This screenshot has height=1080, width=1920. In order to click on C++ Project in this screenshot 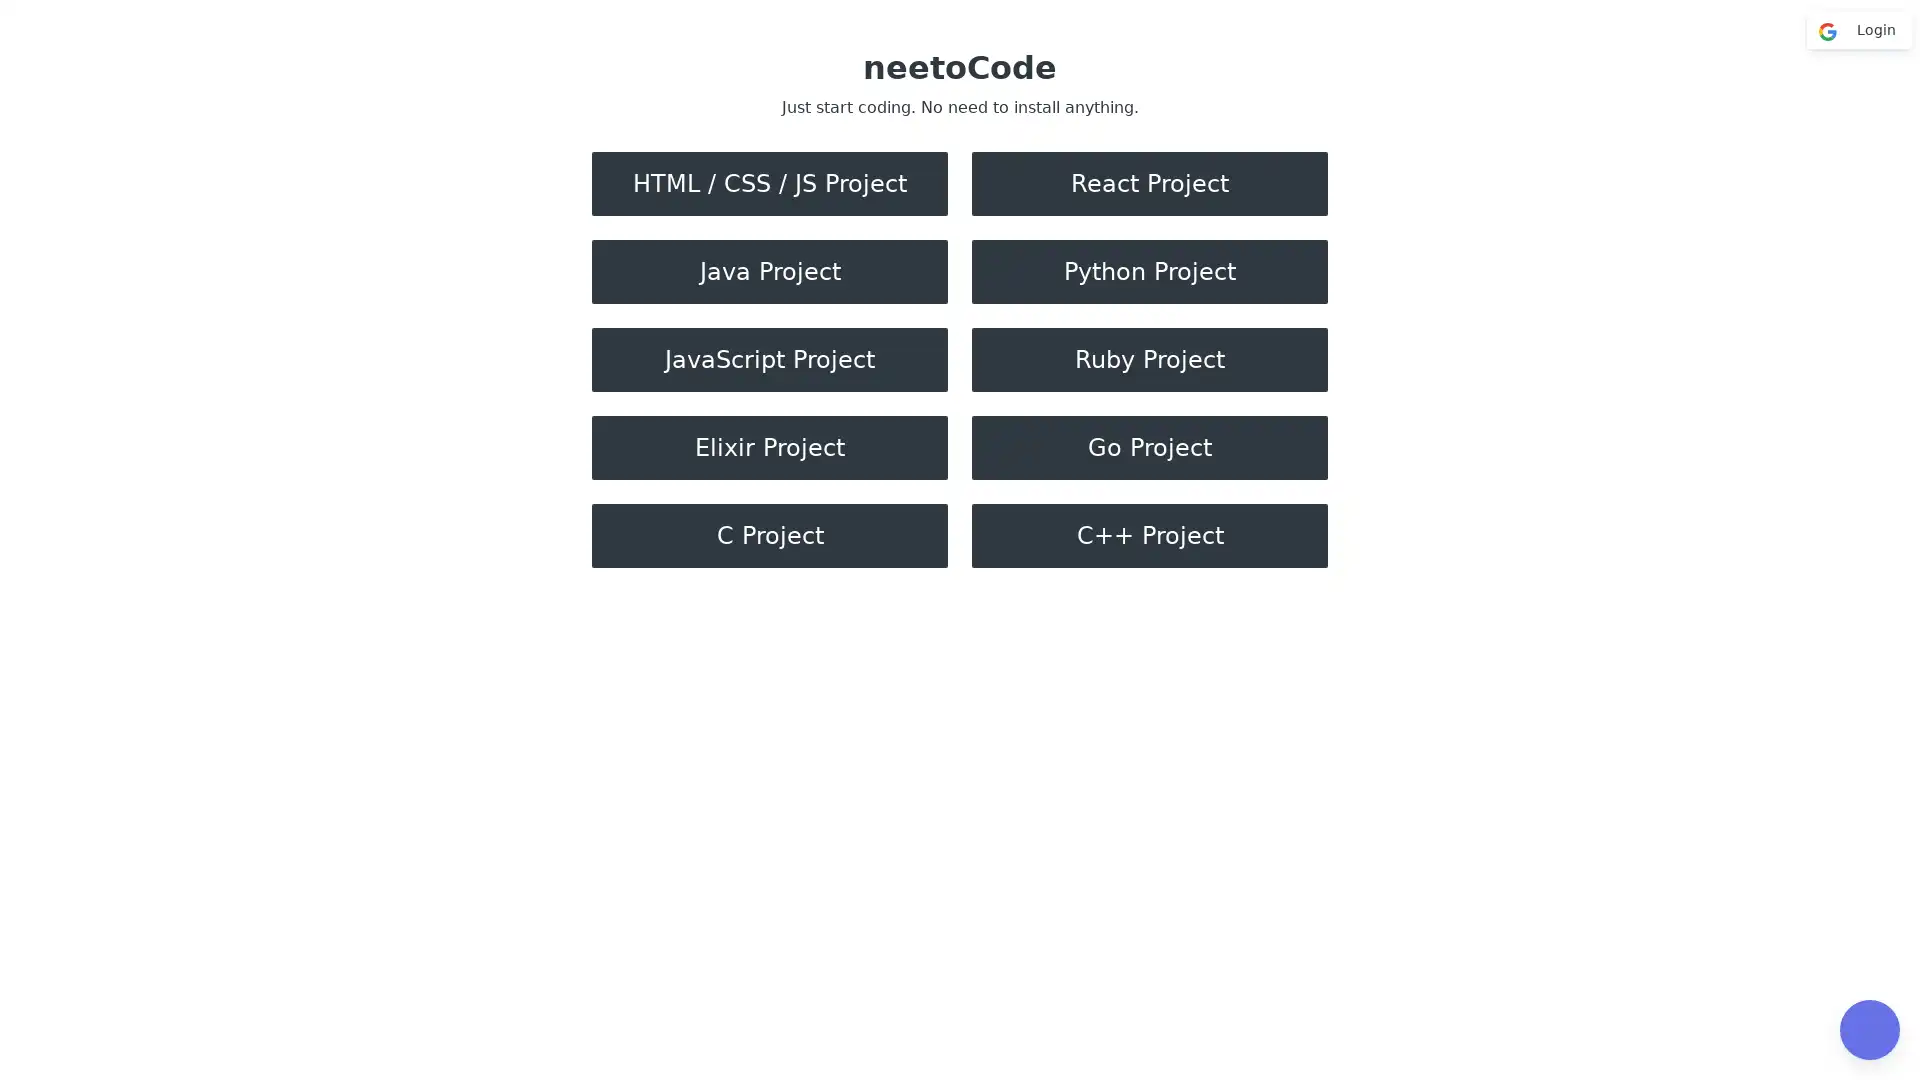, I will do `click(1150, 535)`.